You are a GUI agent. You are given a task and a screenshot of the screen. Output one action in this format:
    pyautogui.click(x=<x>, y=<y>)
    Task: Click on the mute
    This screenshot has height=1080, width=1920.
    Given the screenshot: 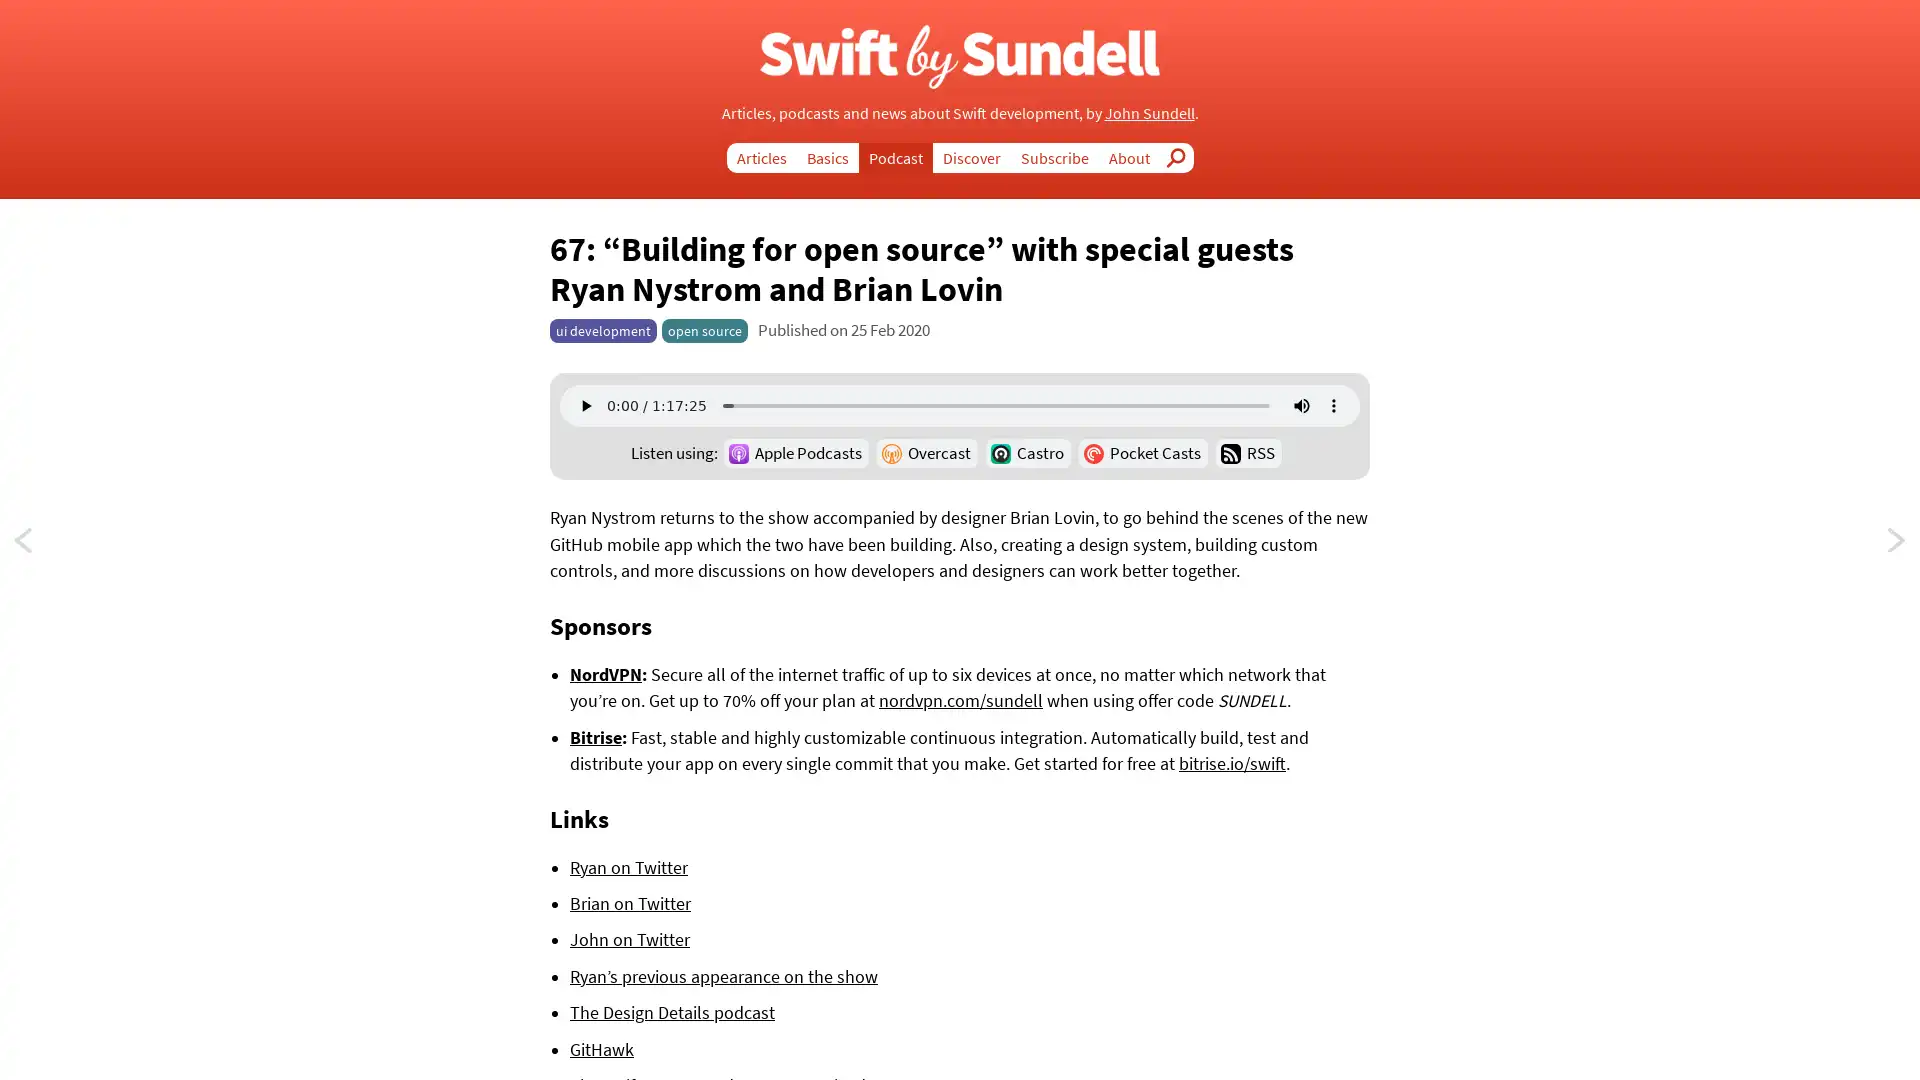 What is the action you would take?
    pyautogui.click(x=1301, y=405)
    